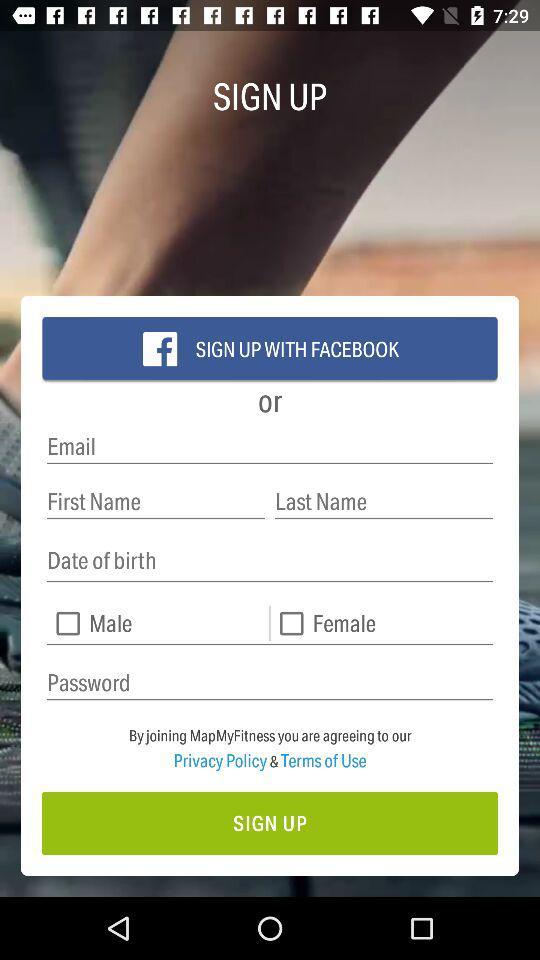 The image size is (540, 960). I want to click on the date of birth, so click(270, 561).